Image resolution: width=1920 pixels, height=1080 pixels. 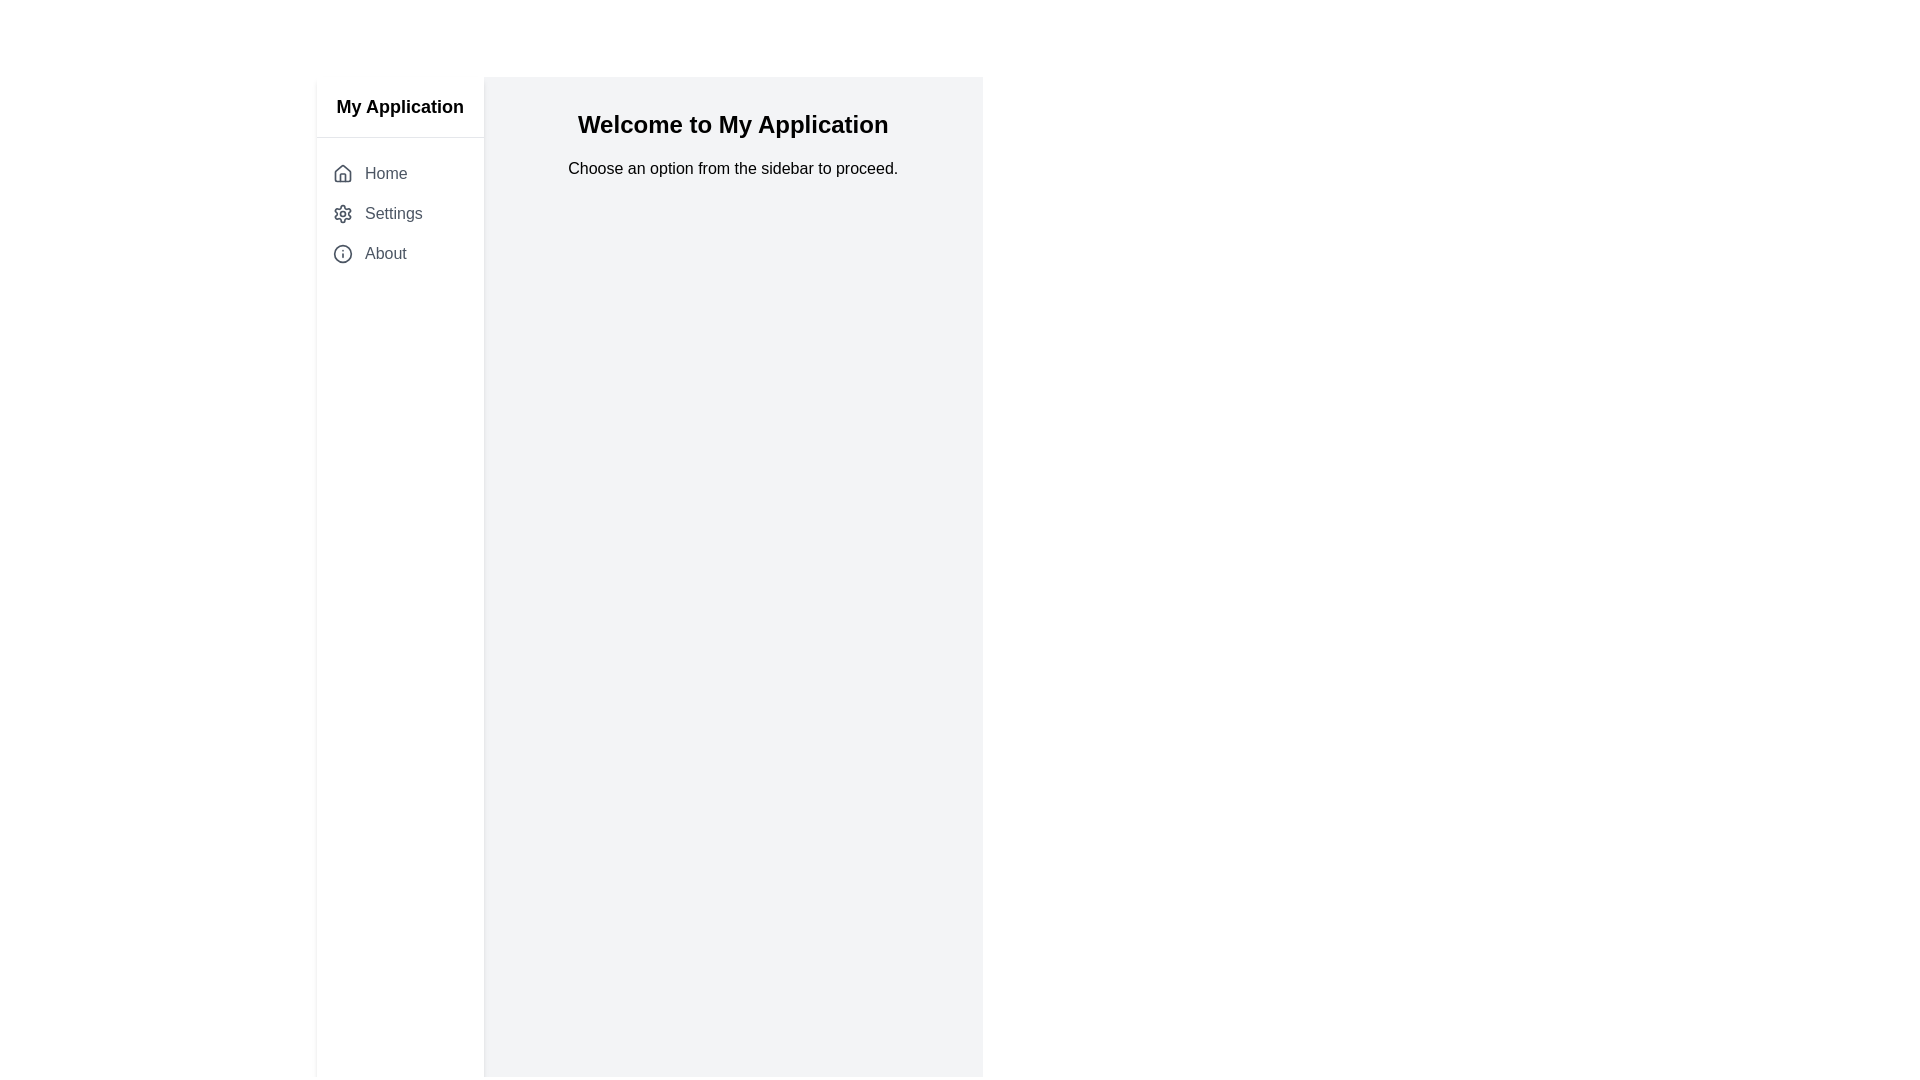 I want to click on the text label displaying 'My Application' located at the top of the left pane for potential interactions, so click(x=400, y=107).